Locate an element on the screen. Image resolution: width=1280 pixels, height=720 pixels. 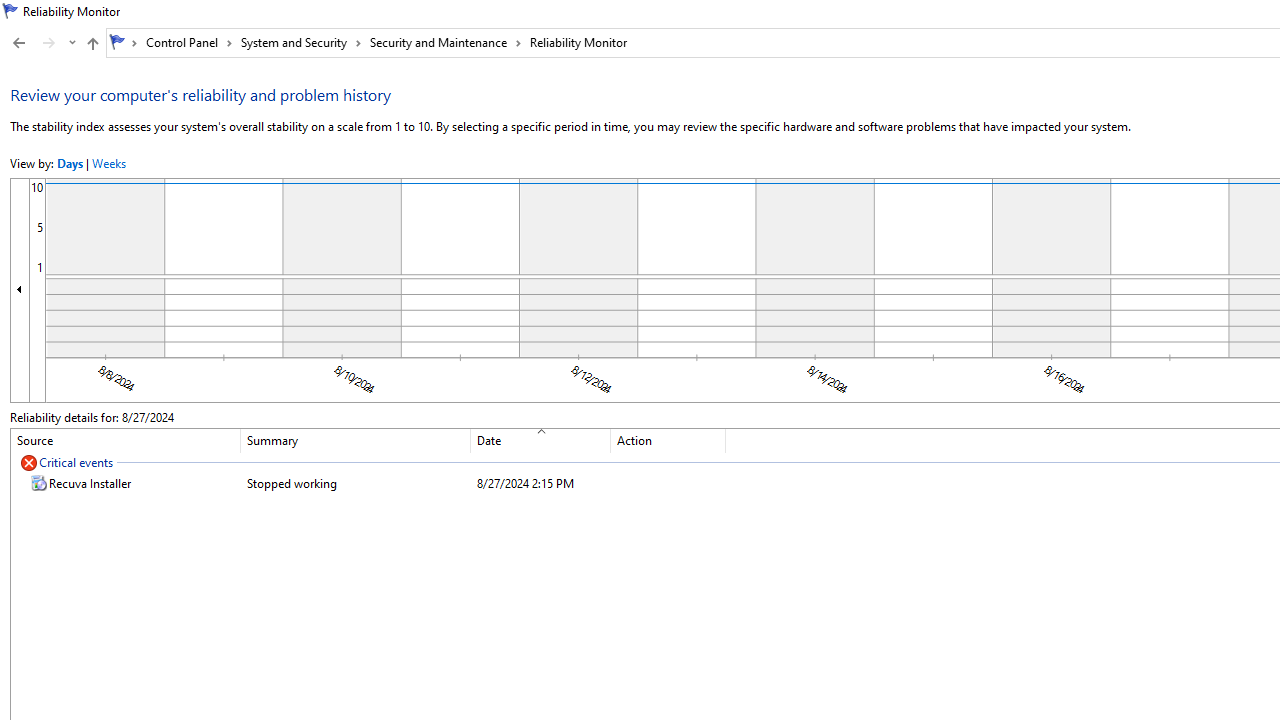
'Control Panel' is located at coordinates (189, 42).